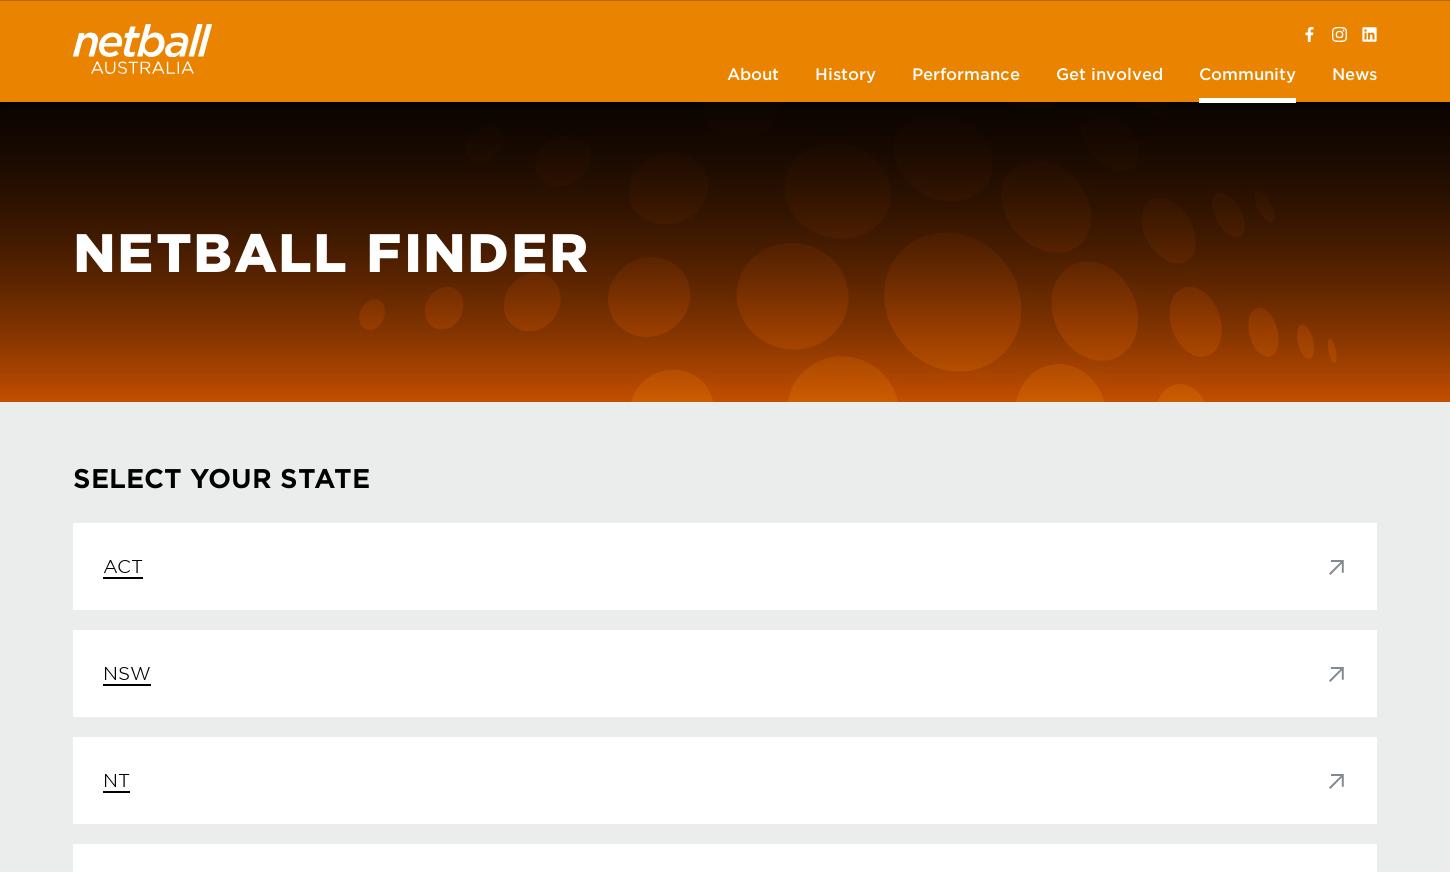  What do you see at coordinates (745, 131) in the screenshot?
I see `'Confident Girls Foundation'` at bounding box center [745, 131].